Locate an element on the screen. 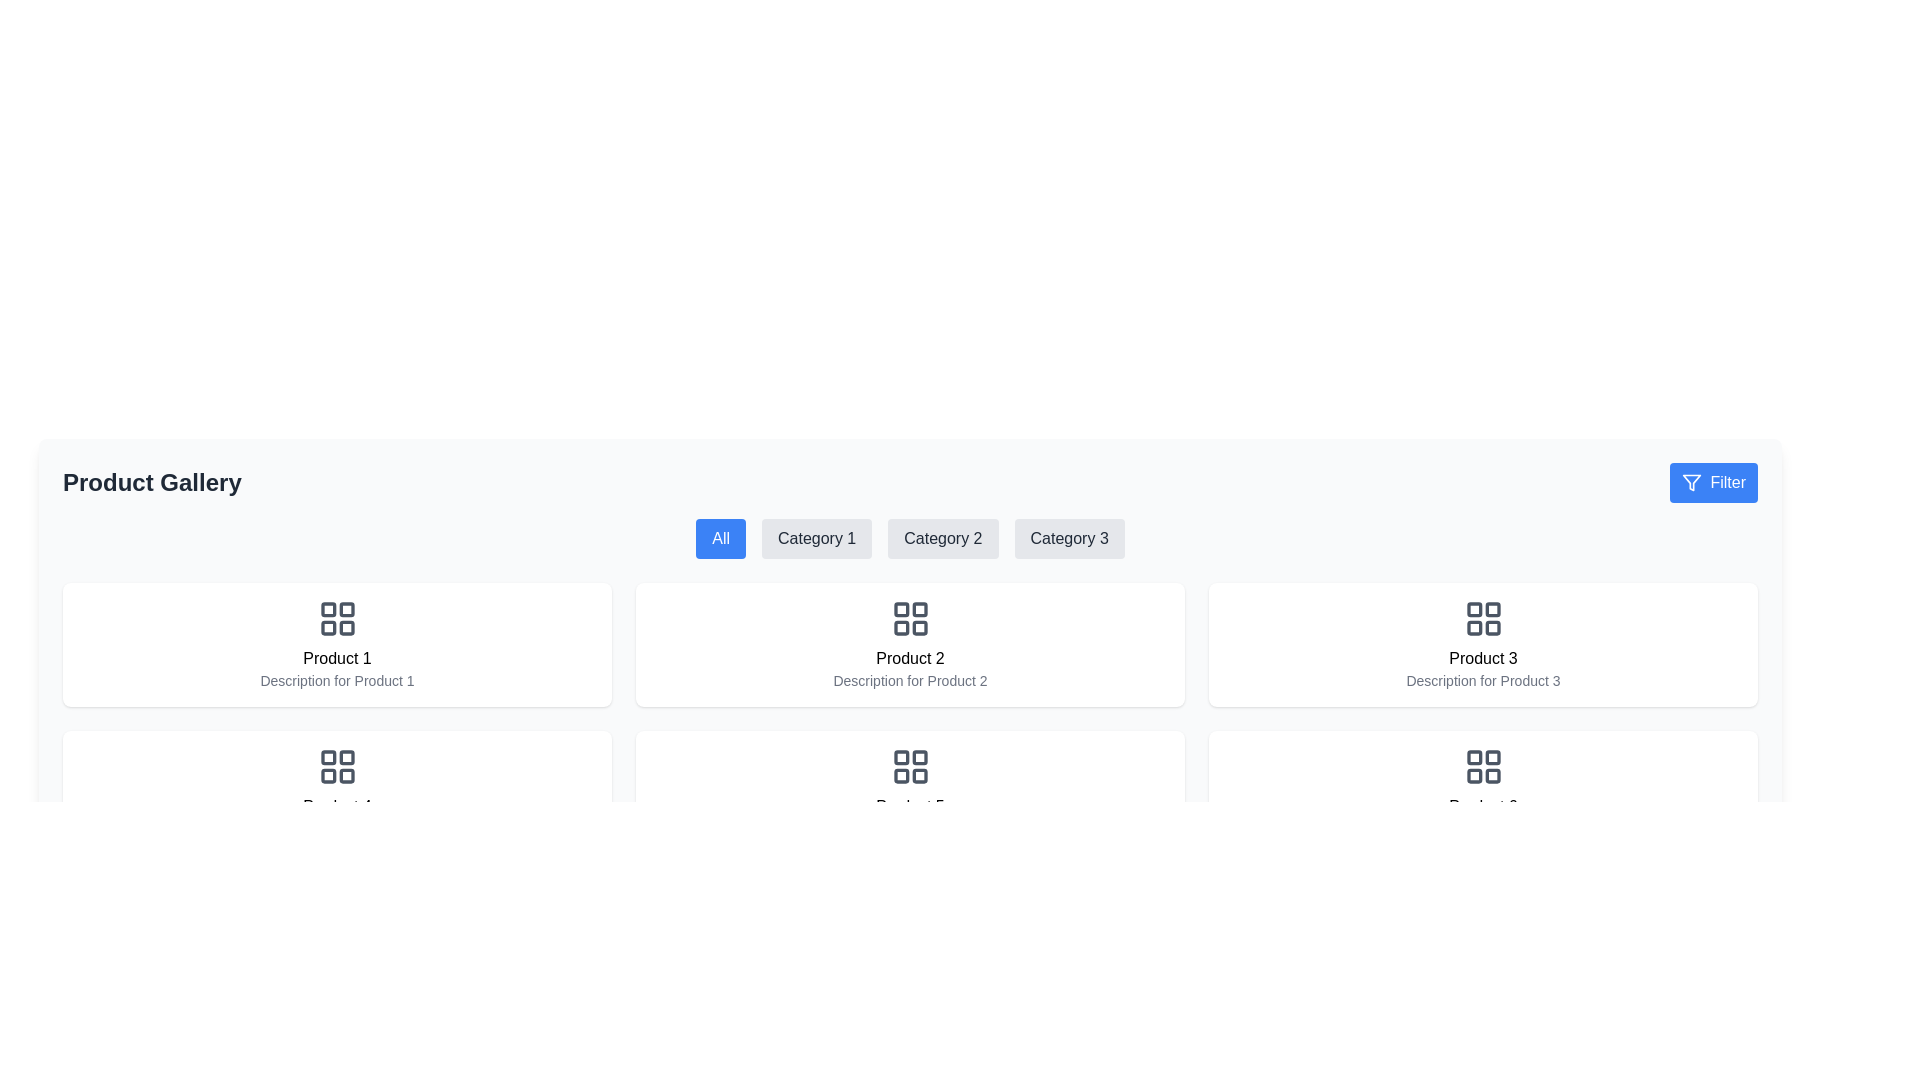  the visual details of the icon located at the top center of the card layout, which represents a product type or category is located at coordinates (337, 617).